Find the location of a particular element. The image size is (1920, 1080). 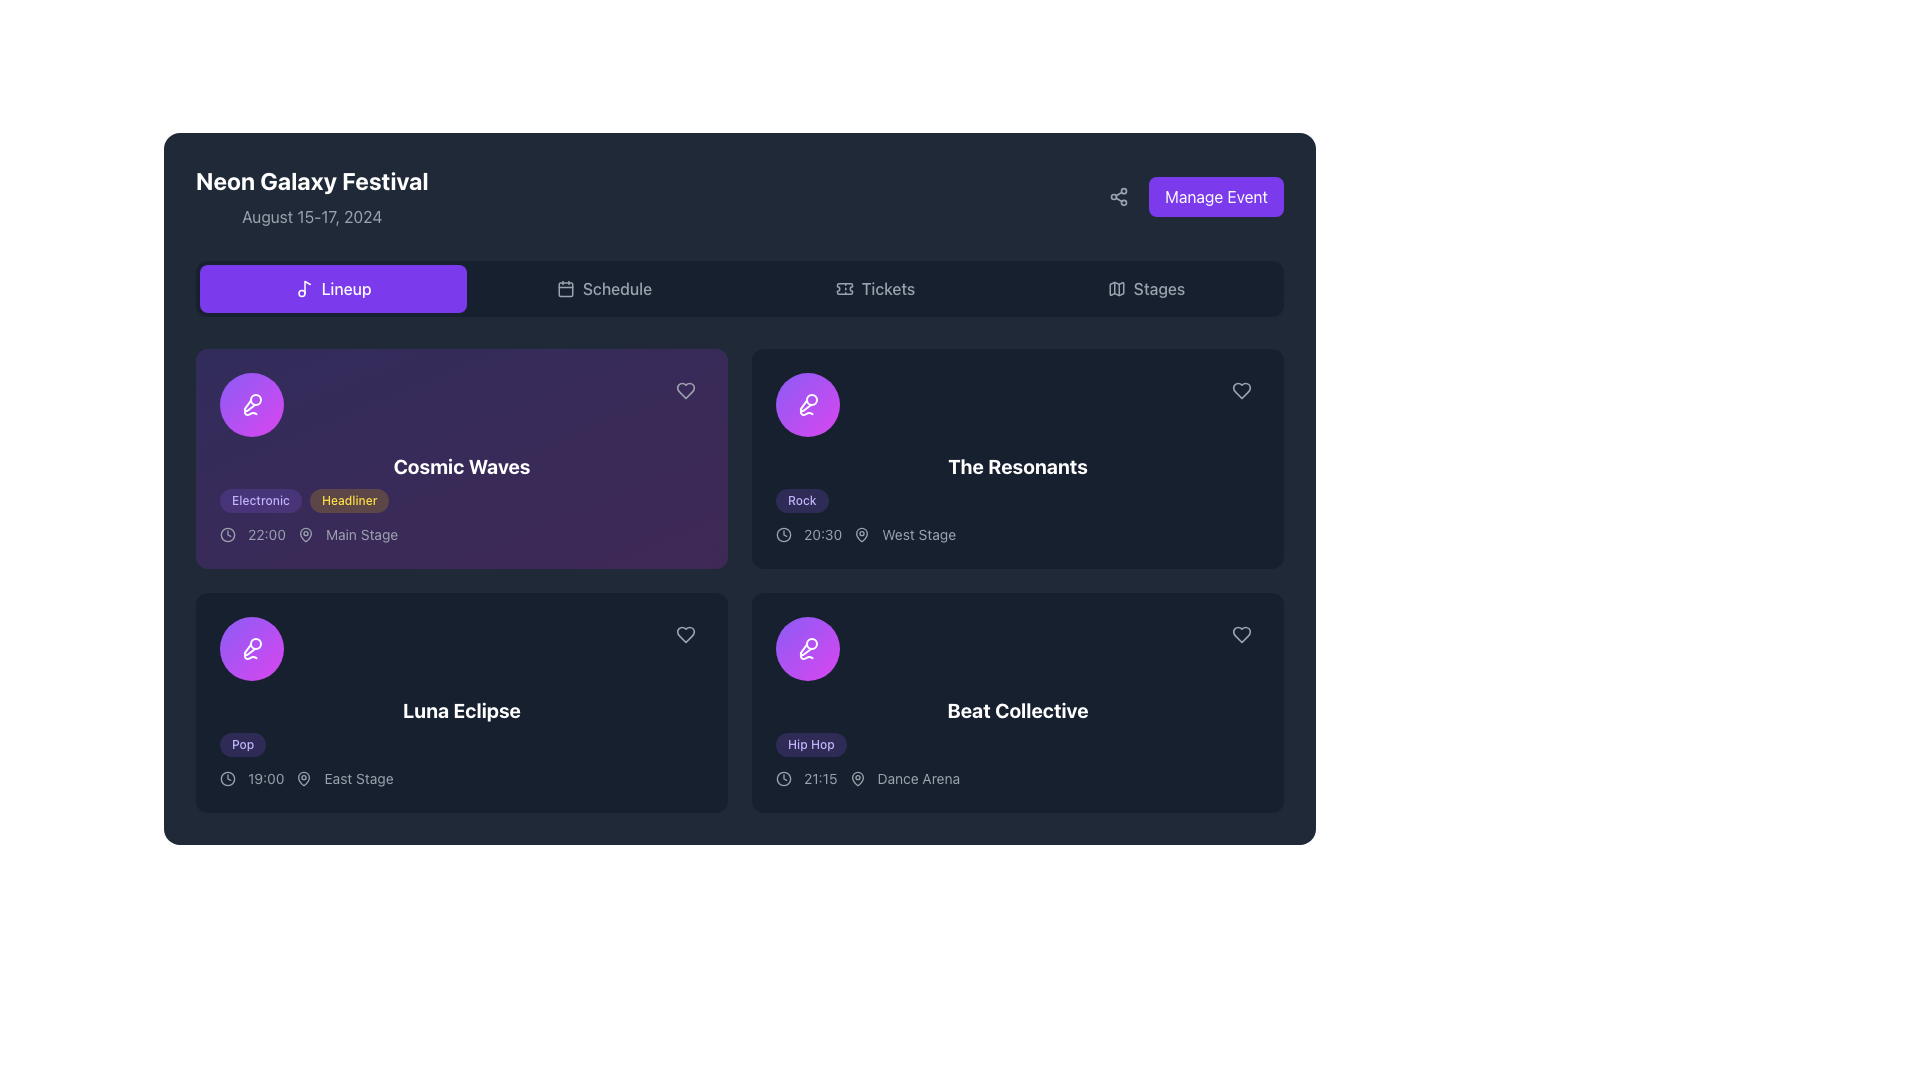

the heart-shaped icon outlined in light gray at the top-right corner of the 'Beat Collective' card is located at coordinates (1241, 635).